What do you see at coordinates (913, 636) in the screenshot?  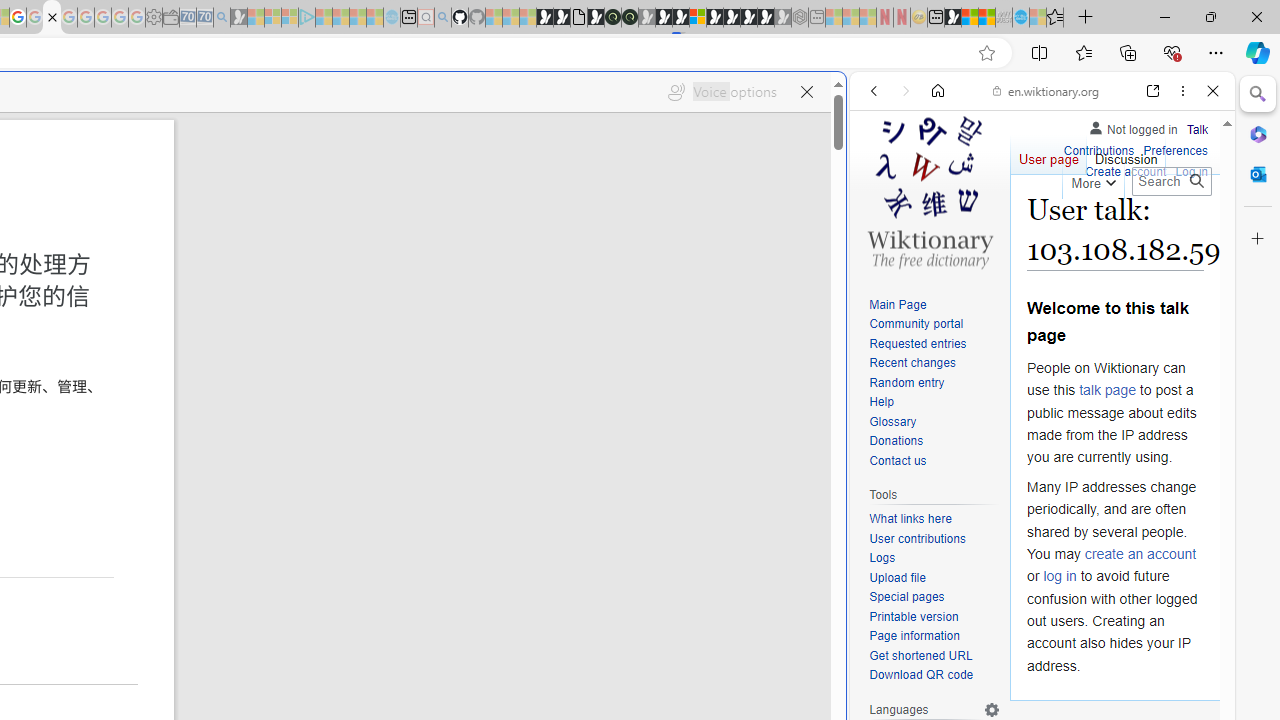 I see `'Page information'` at bounding box center [913, 636].